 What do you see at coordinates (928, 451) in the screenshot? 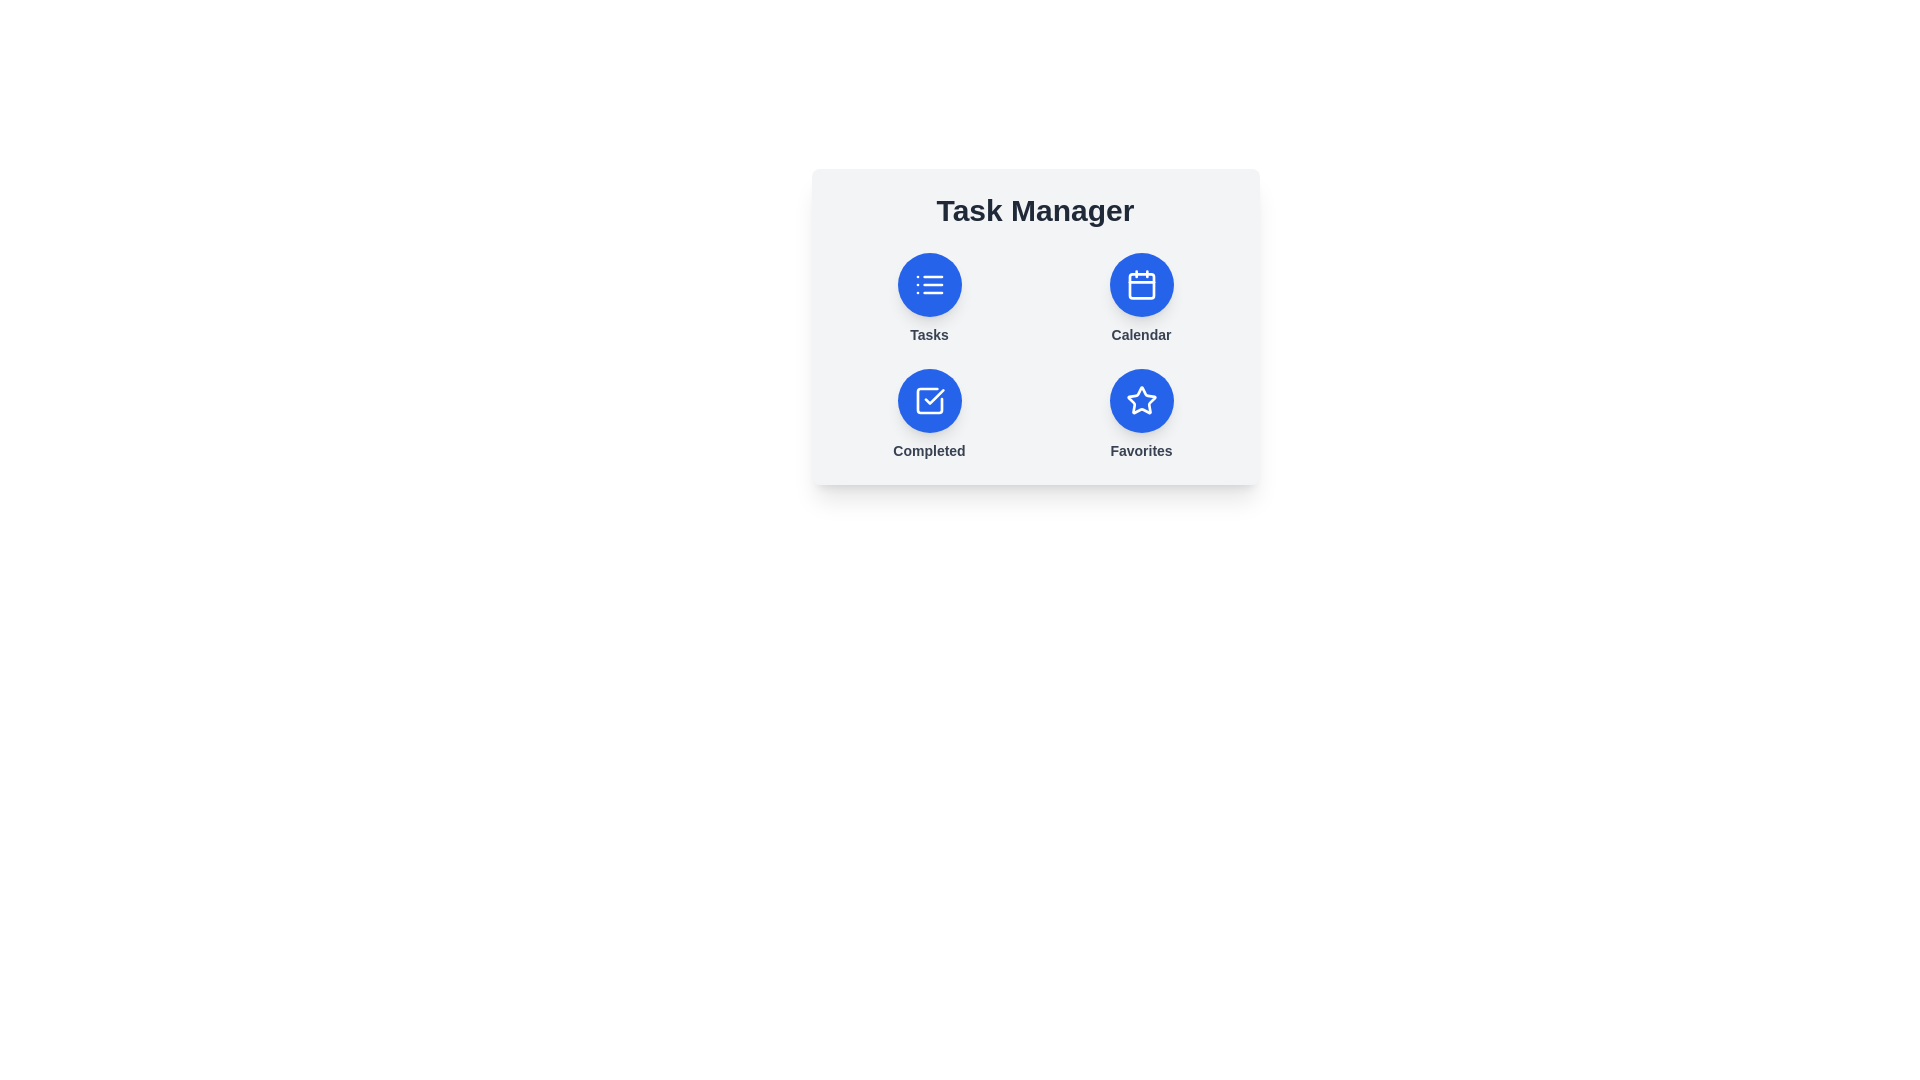
I see `the static text label displaying 'Completed', which is positioned below a circular blue icon with a checkmark` at bounding box center [928, 451].